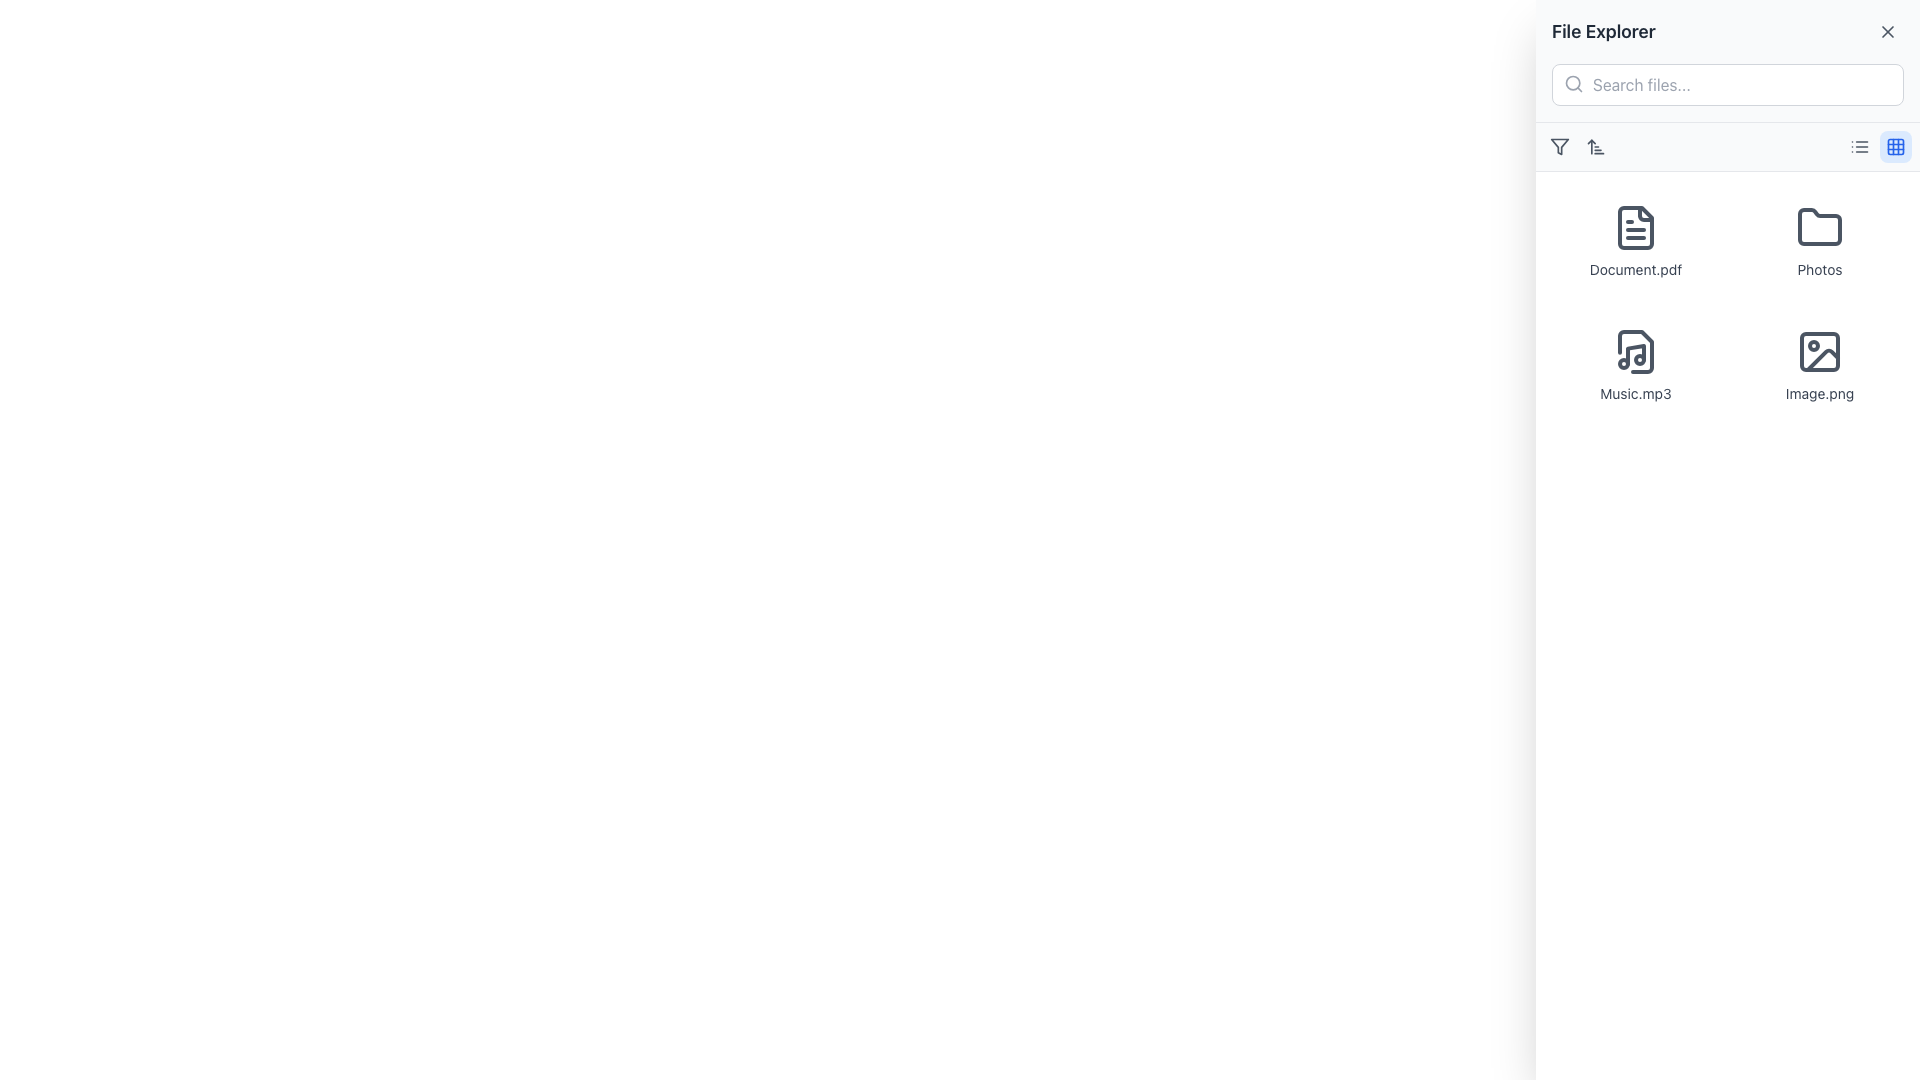 The width and height of the screenshot is (1920, 1080). I want to click on the text label that identifies the file named 'Music.mp3' within the file explorer context, located in the second row and first column of the grid layout, so click(1636, 393).